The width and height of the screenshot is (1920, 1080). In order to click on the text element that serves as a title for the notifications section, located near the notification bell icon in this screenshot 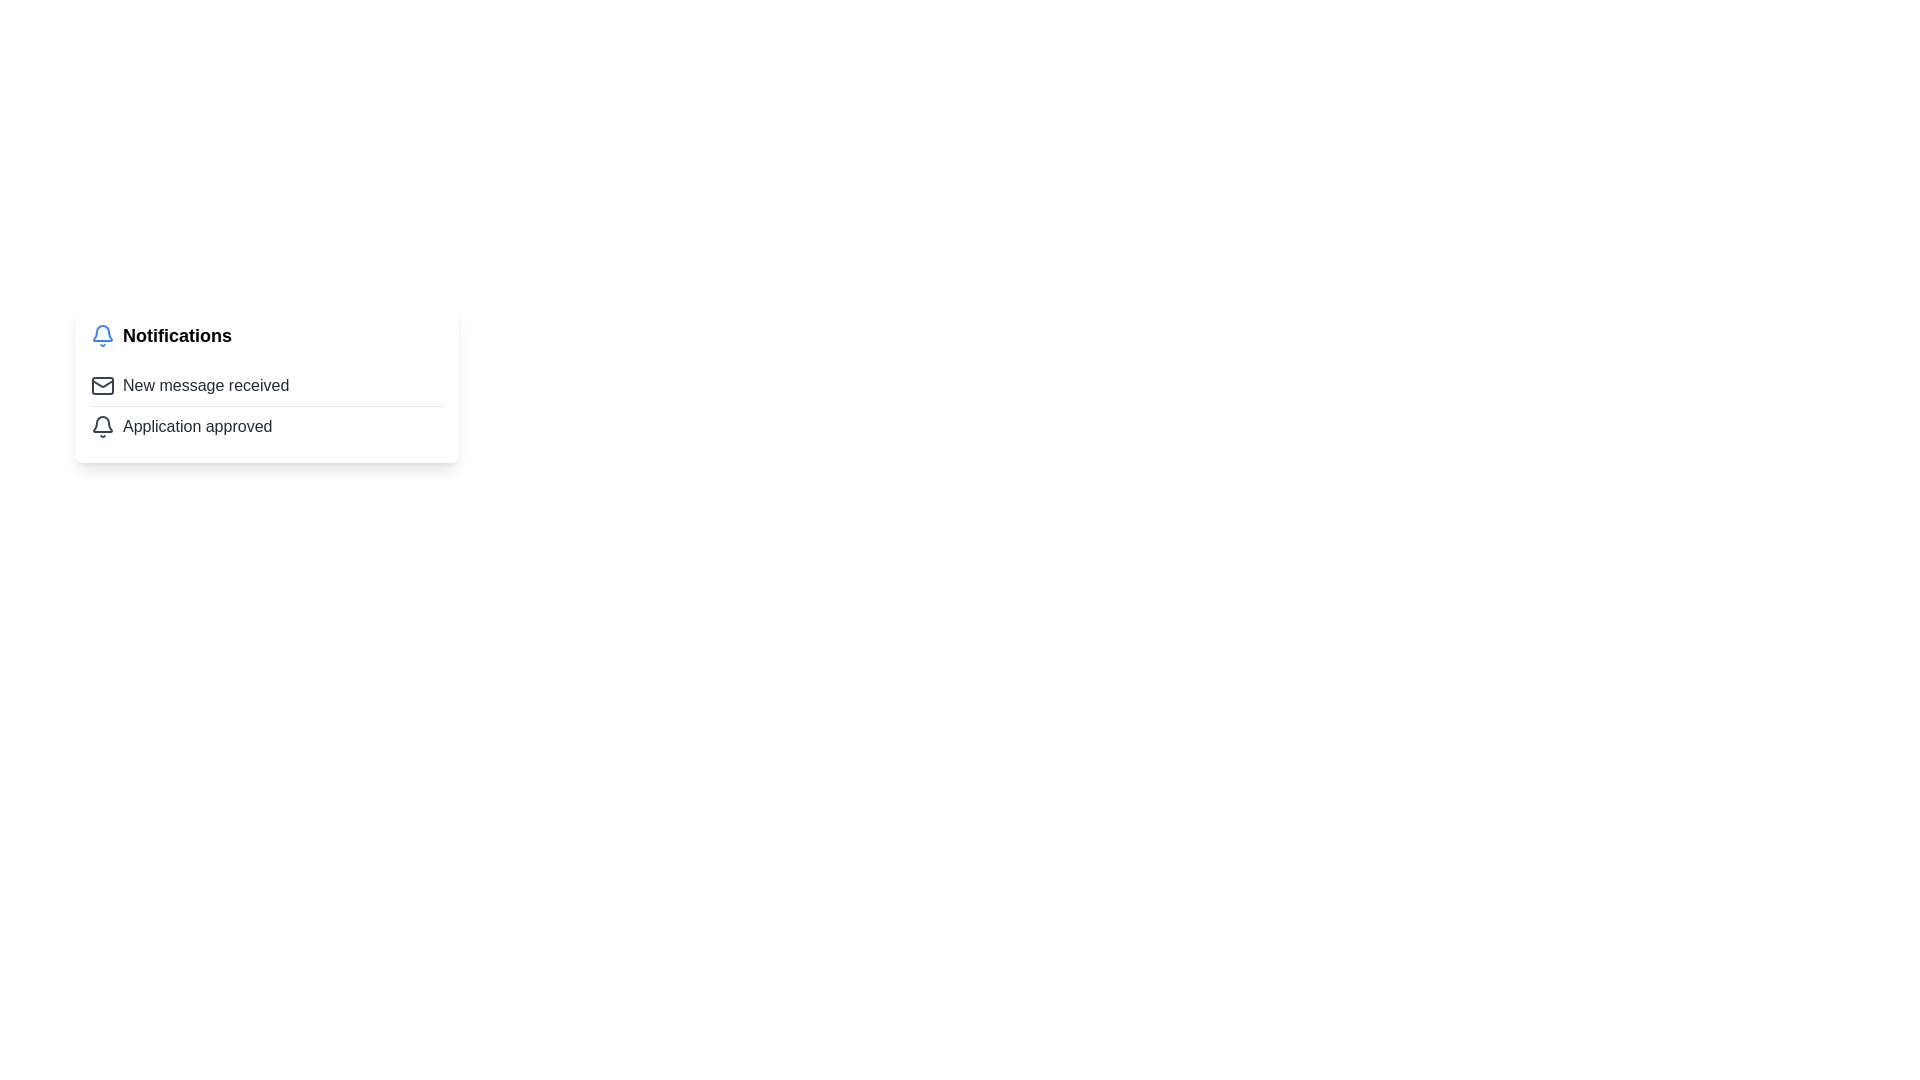, I will do `click(177, 334)`.